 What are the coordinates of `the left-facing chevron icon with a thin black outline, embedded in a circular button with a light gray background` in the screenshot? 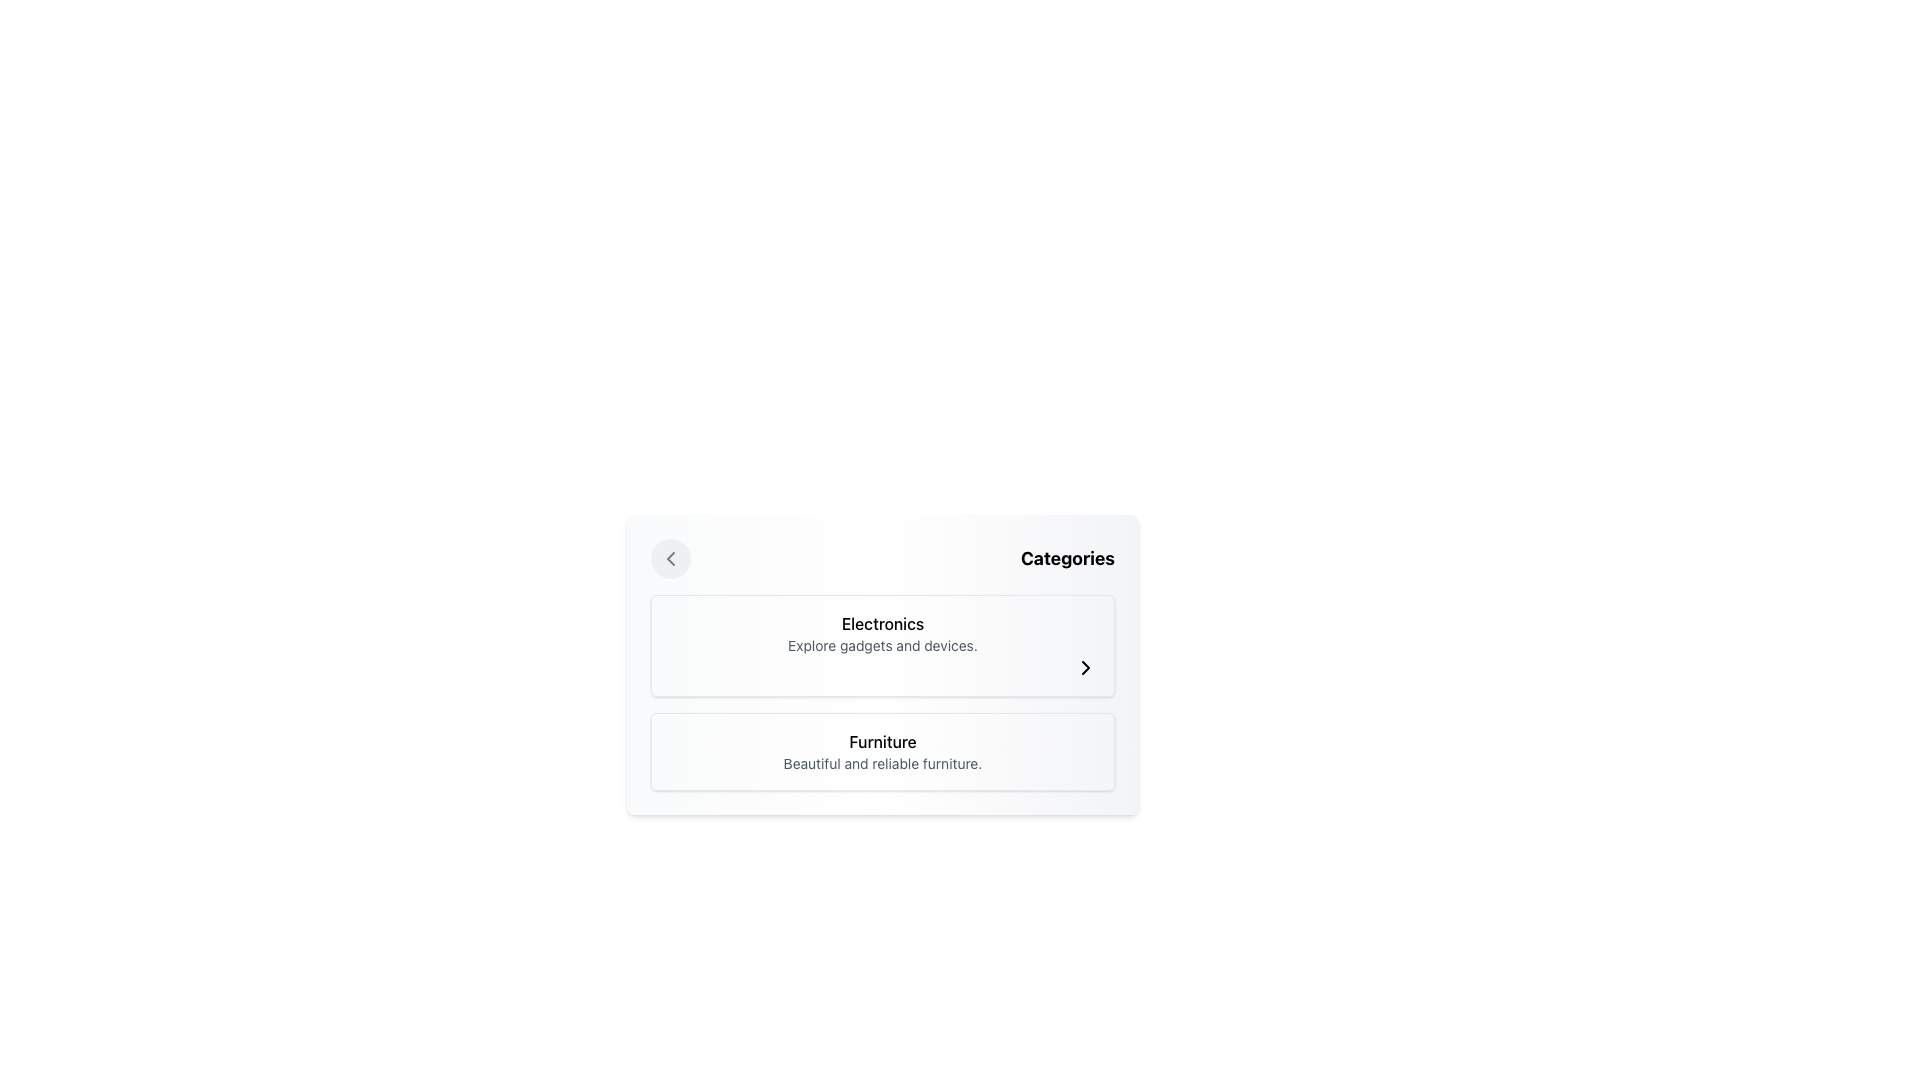 It's located at (671, 559).